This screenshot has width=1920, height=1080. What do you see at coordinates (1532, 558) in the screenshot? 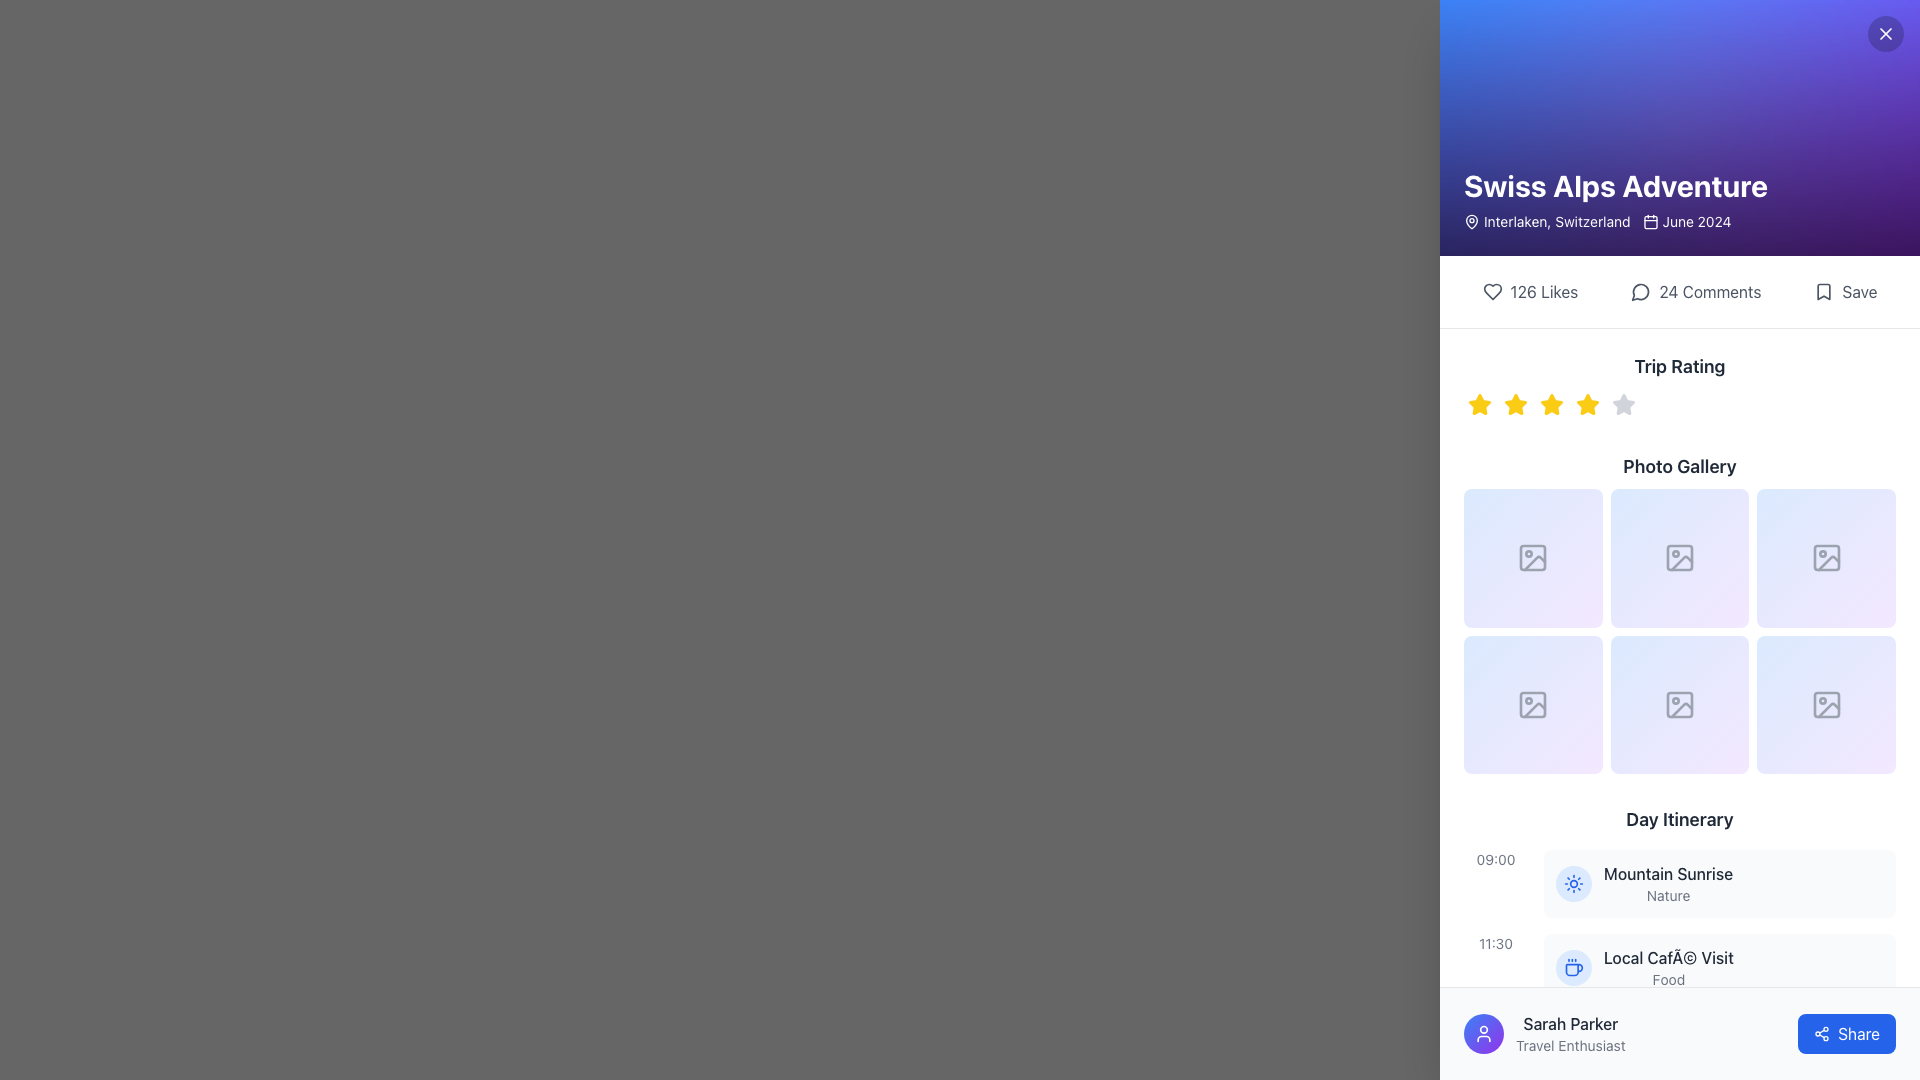
I see `the photo gallery icon located in the first row and second column of the 3x2 grid layout, which serves as a placeholder for an image` at bounding box center [1532, 558].